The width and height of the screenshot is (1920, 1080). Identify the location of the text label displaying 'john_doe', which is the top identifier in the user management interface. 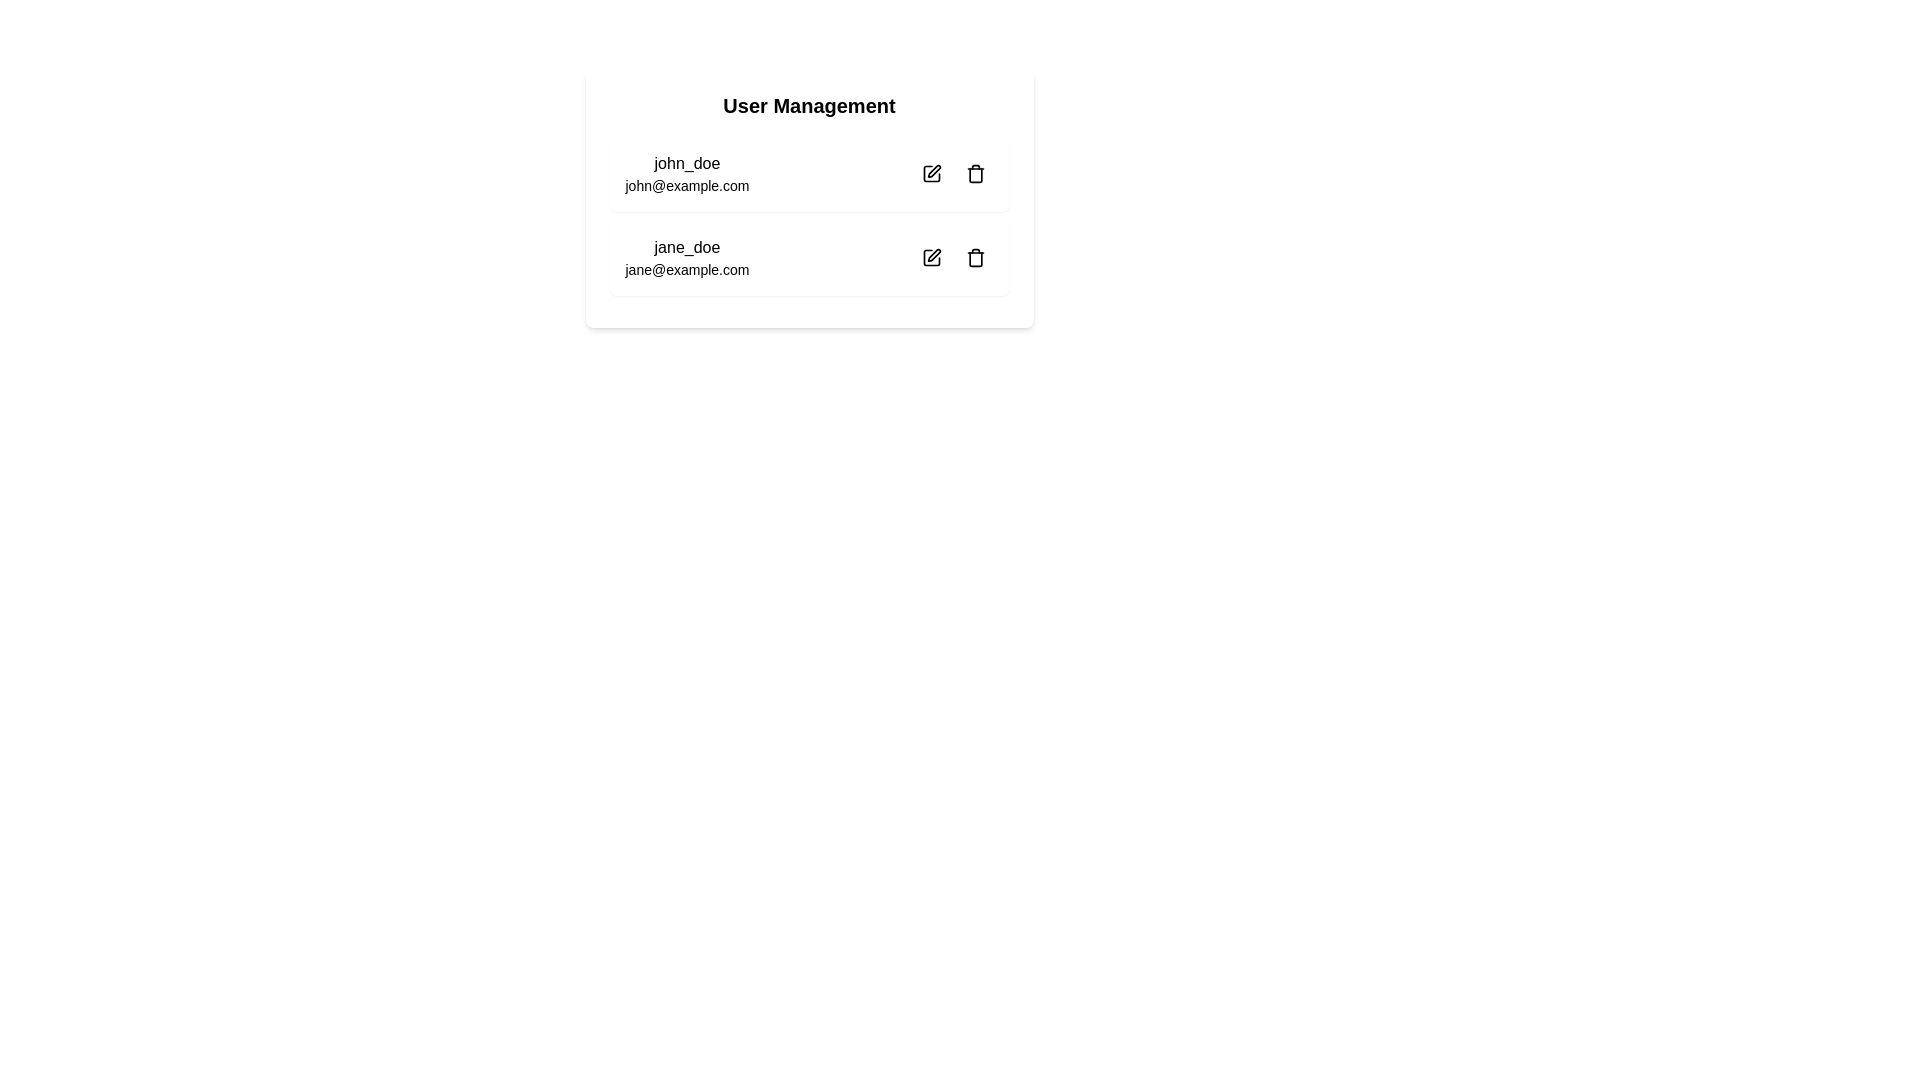
(687, 163).